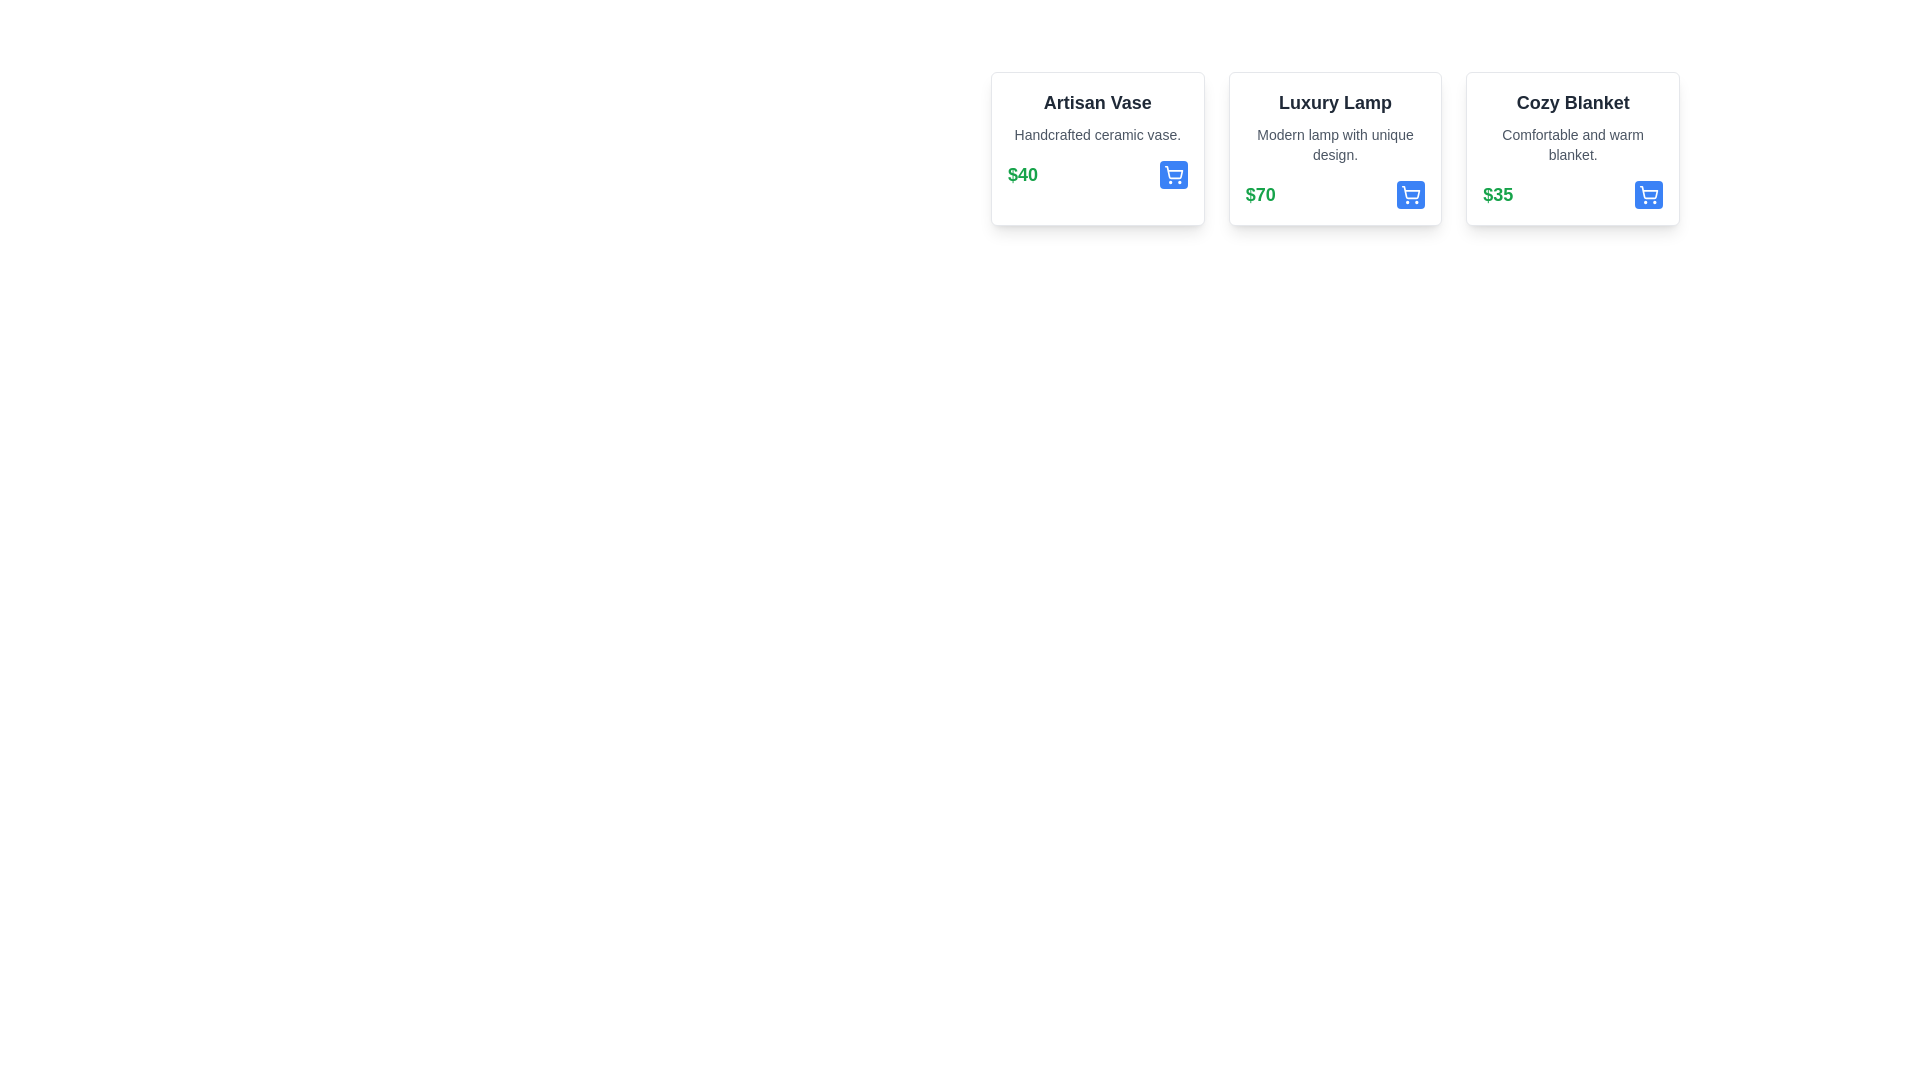  I want to click on the 'Add to Cart' button located in the lower right corner of the card labeled 'Artisan Vase' priced at '$40', so click(1173, 173).